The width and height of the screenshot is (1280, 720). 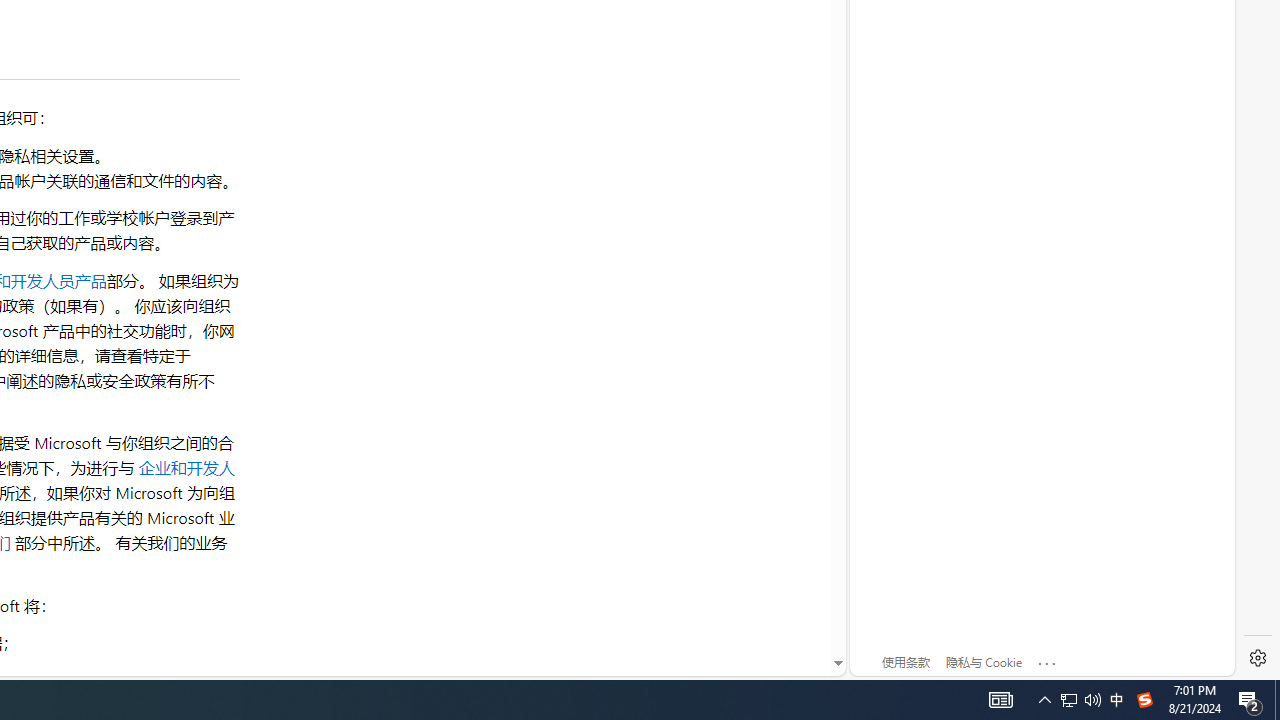 What do you see at coordinates (1044, 698) in the screenshot?
I see `'Notification Chevron'` at bounding box center [1044, 698].